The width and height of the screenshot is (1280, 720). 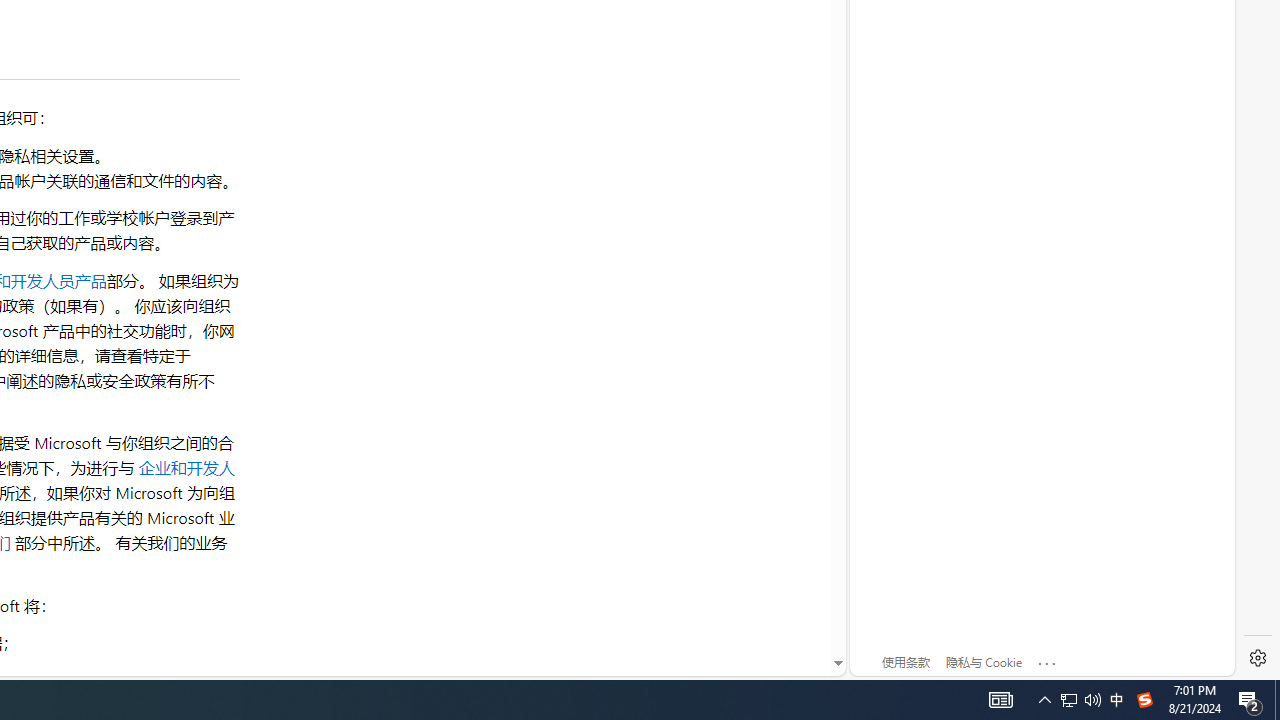 What do you see at coordinates (1044, 698) in the screenshot?
I see `'Notification Chevron'` at bounding box center [1044, 698].